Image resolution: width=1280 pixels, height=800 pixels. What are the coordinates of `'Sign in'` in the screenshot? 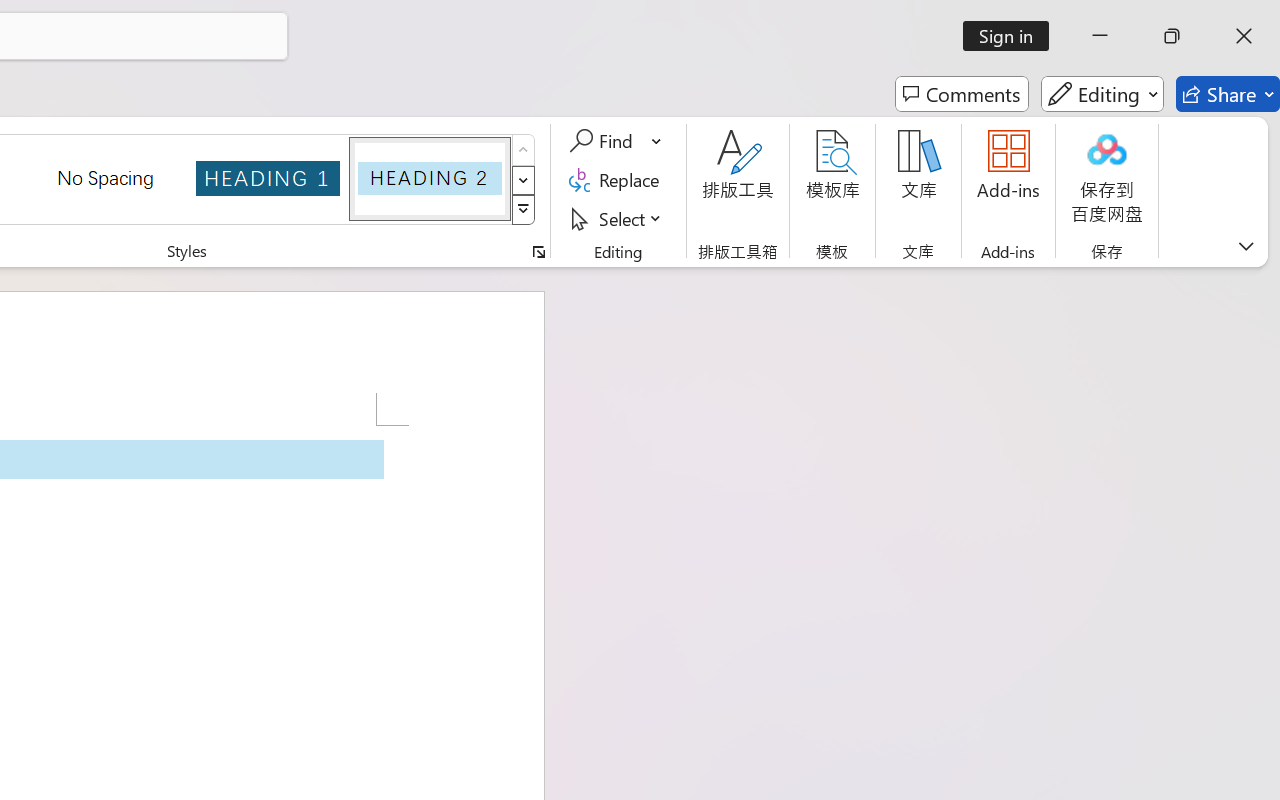 It's located at (1013, 35).